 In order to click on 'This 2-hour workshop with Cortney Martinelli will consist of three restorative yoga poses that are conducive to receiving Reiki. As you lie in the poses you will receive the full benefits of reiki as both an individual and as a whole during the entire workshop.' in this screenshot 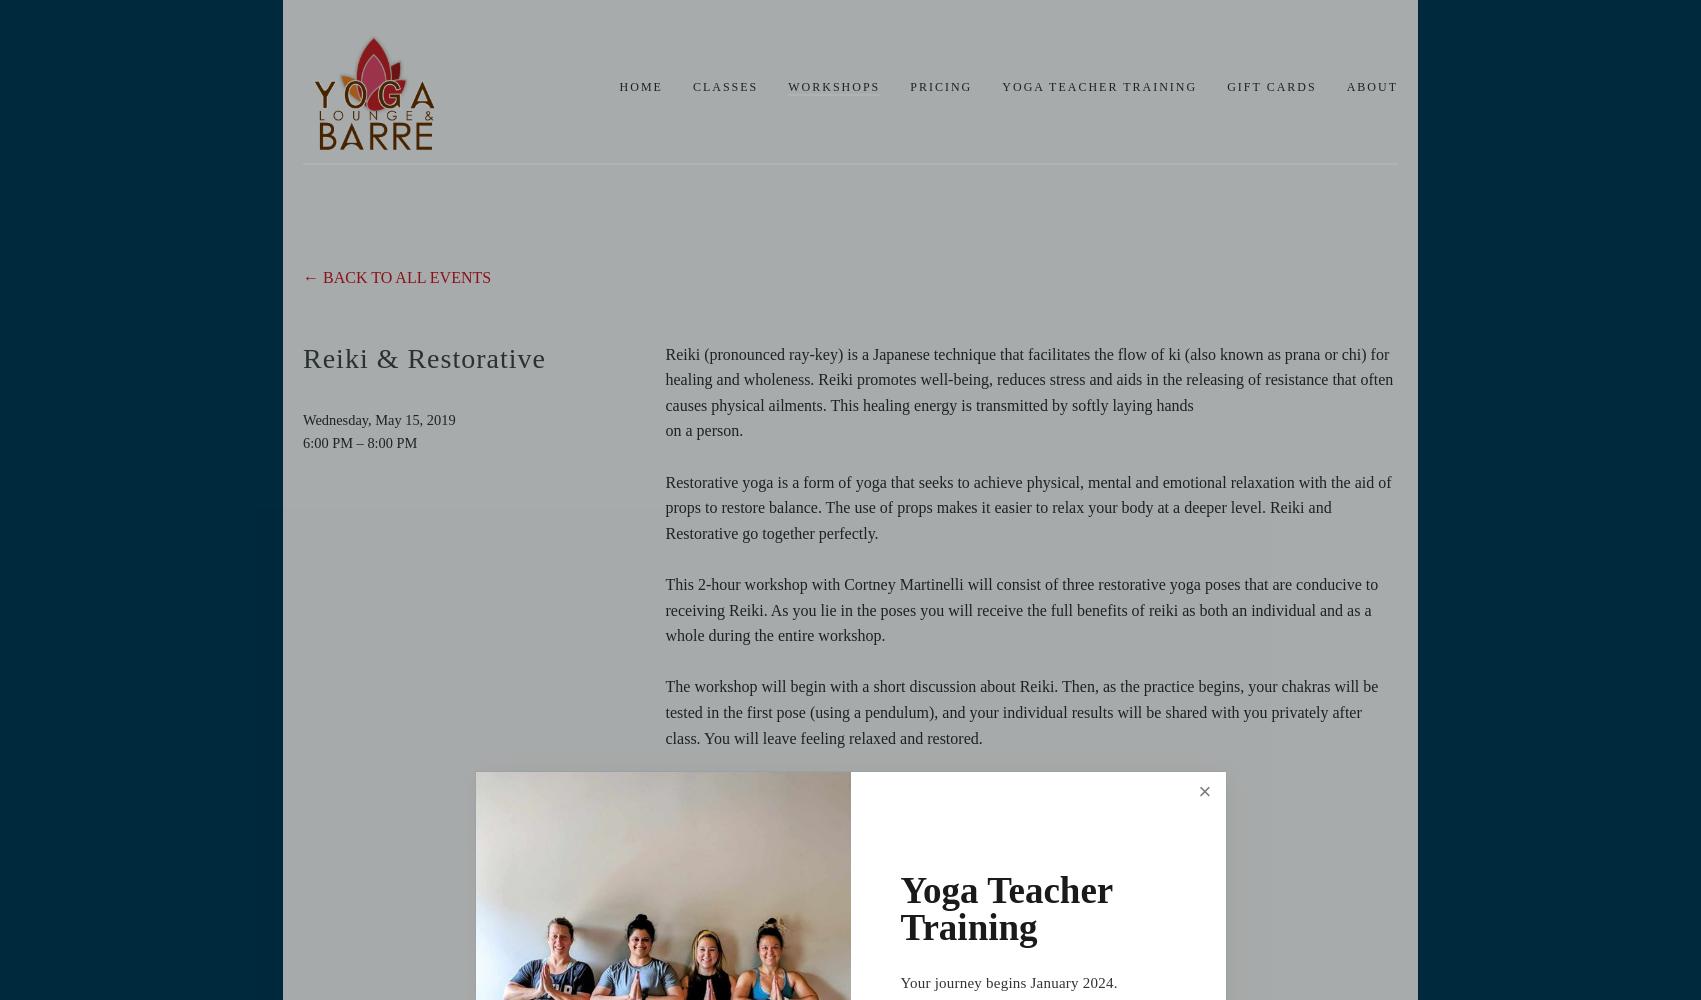, I will do `click(1023, 608)`.